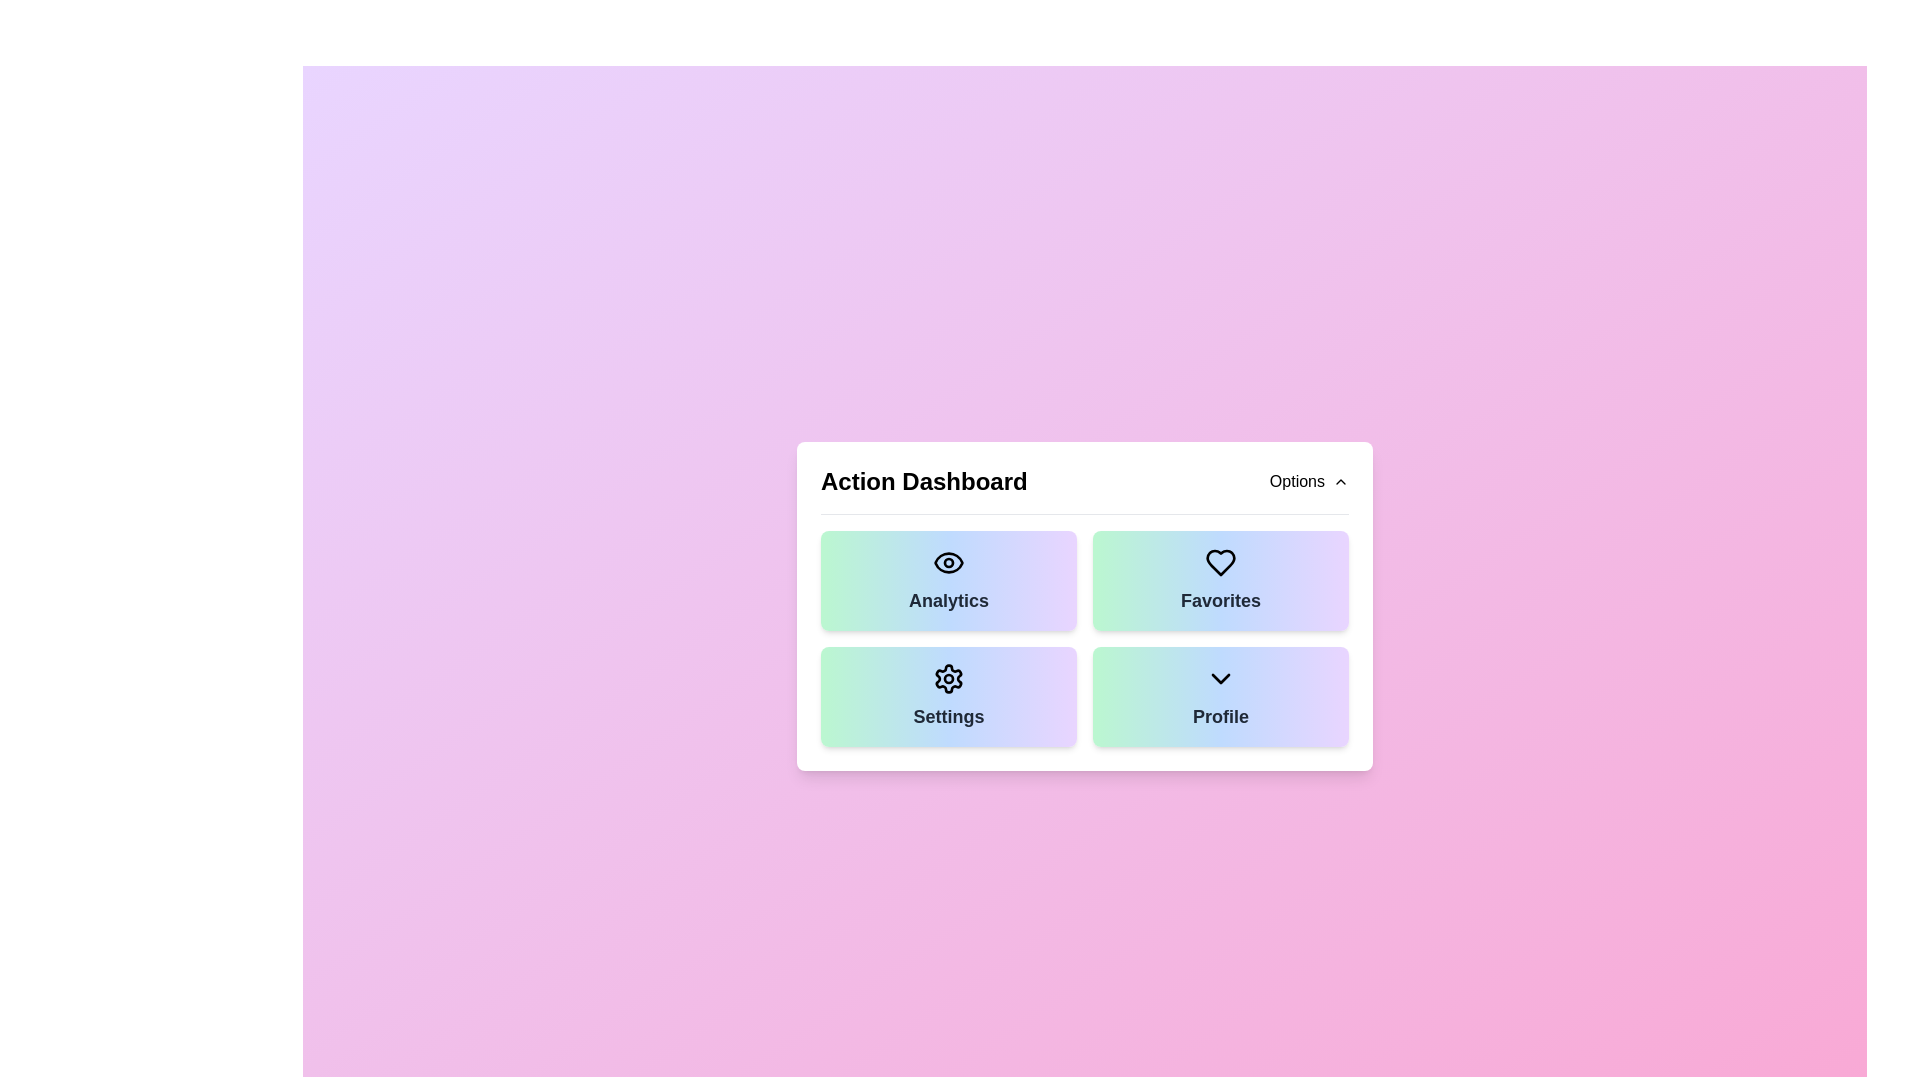 This screenshot has width=1920, height=1080. Describe the element at coordinates (948, 677) in the screenshot. I see `the gear-shaped settings icon located in the lower-left side of the grid layout` at that location.